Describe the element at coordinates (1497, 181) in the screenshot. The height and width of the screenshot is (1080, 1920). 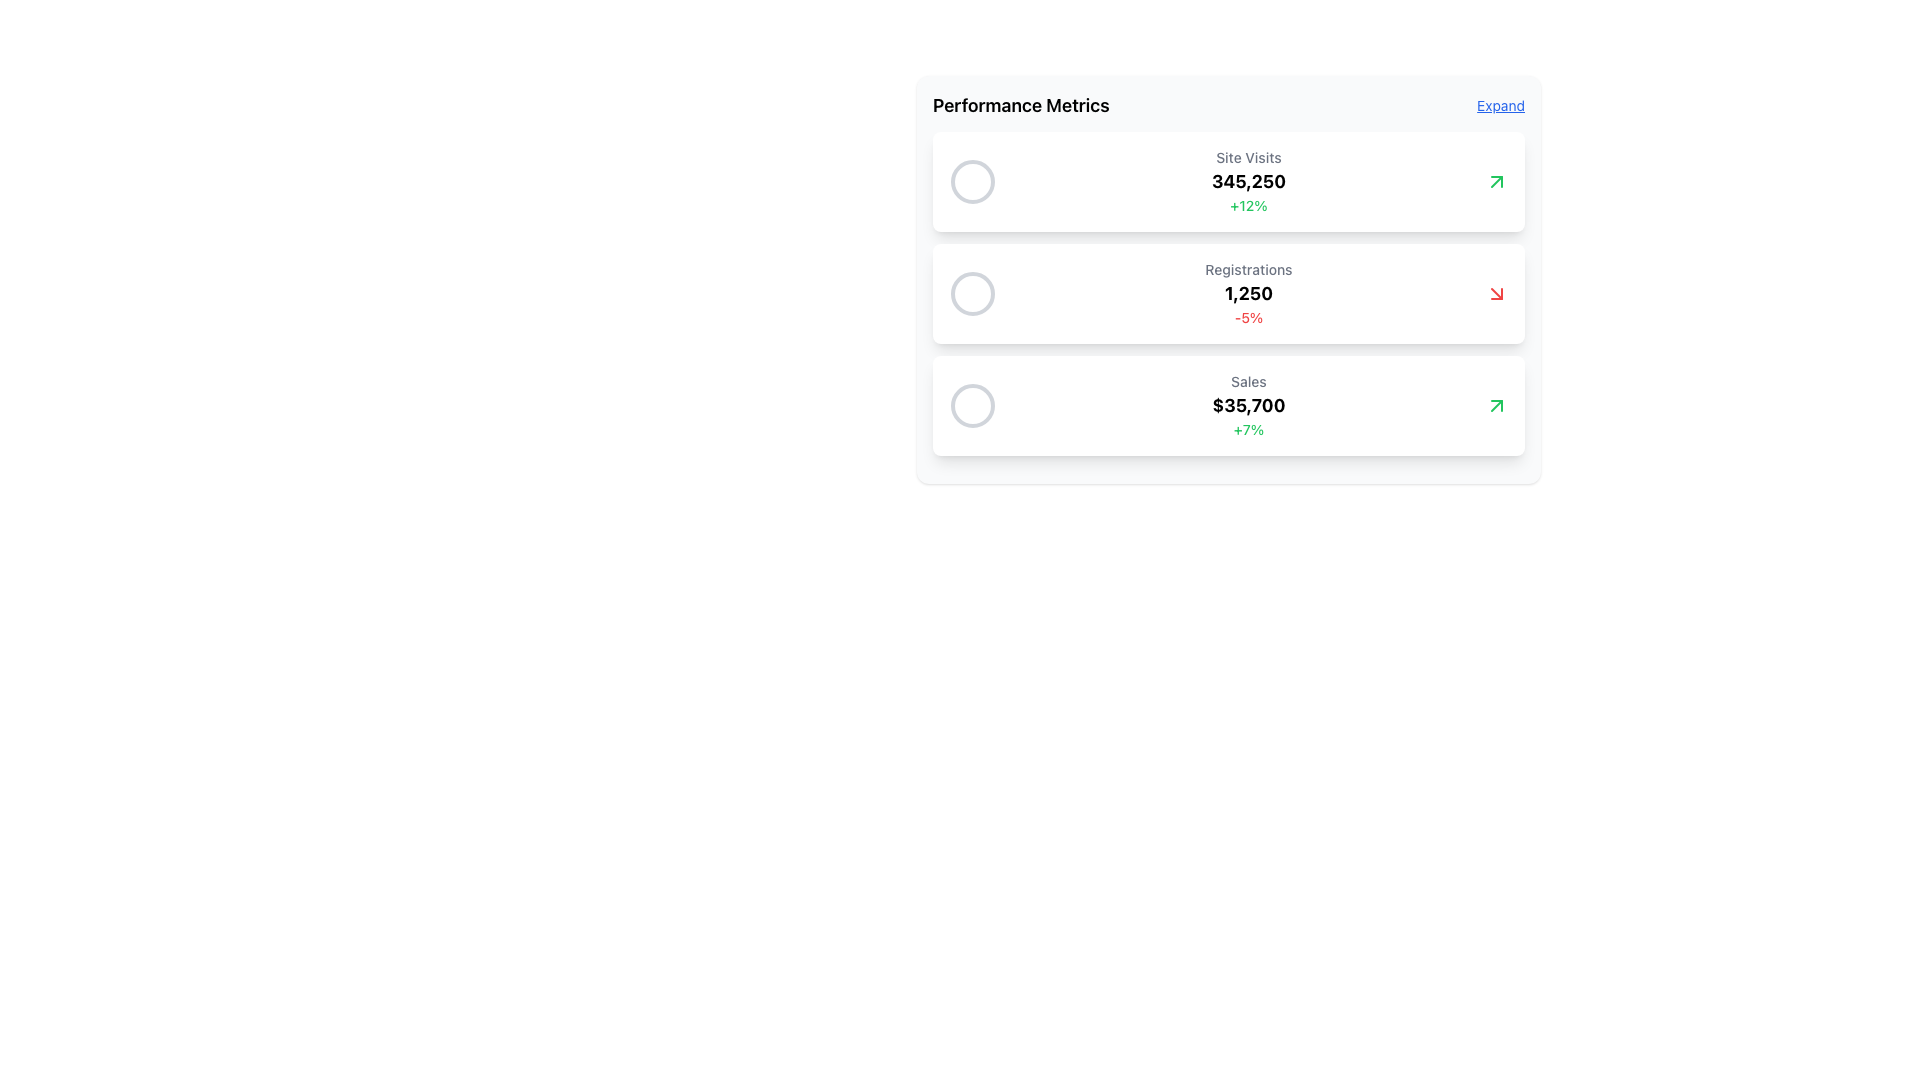
I see `the upward trend icon indicating positive growth for the 'Site Visits' metric, located at the far-right of the statistics card in the 'Performance Metrics' section` at that location.